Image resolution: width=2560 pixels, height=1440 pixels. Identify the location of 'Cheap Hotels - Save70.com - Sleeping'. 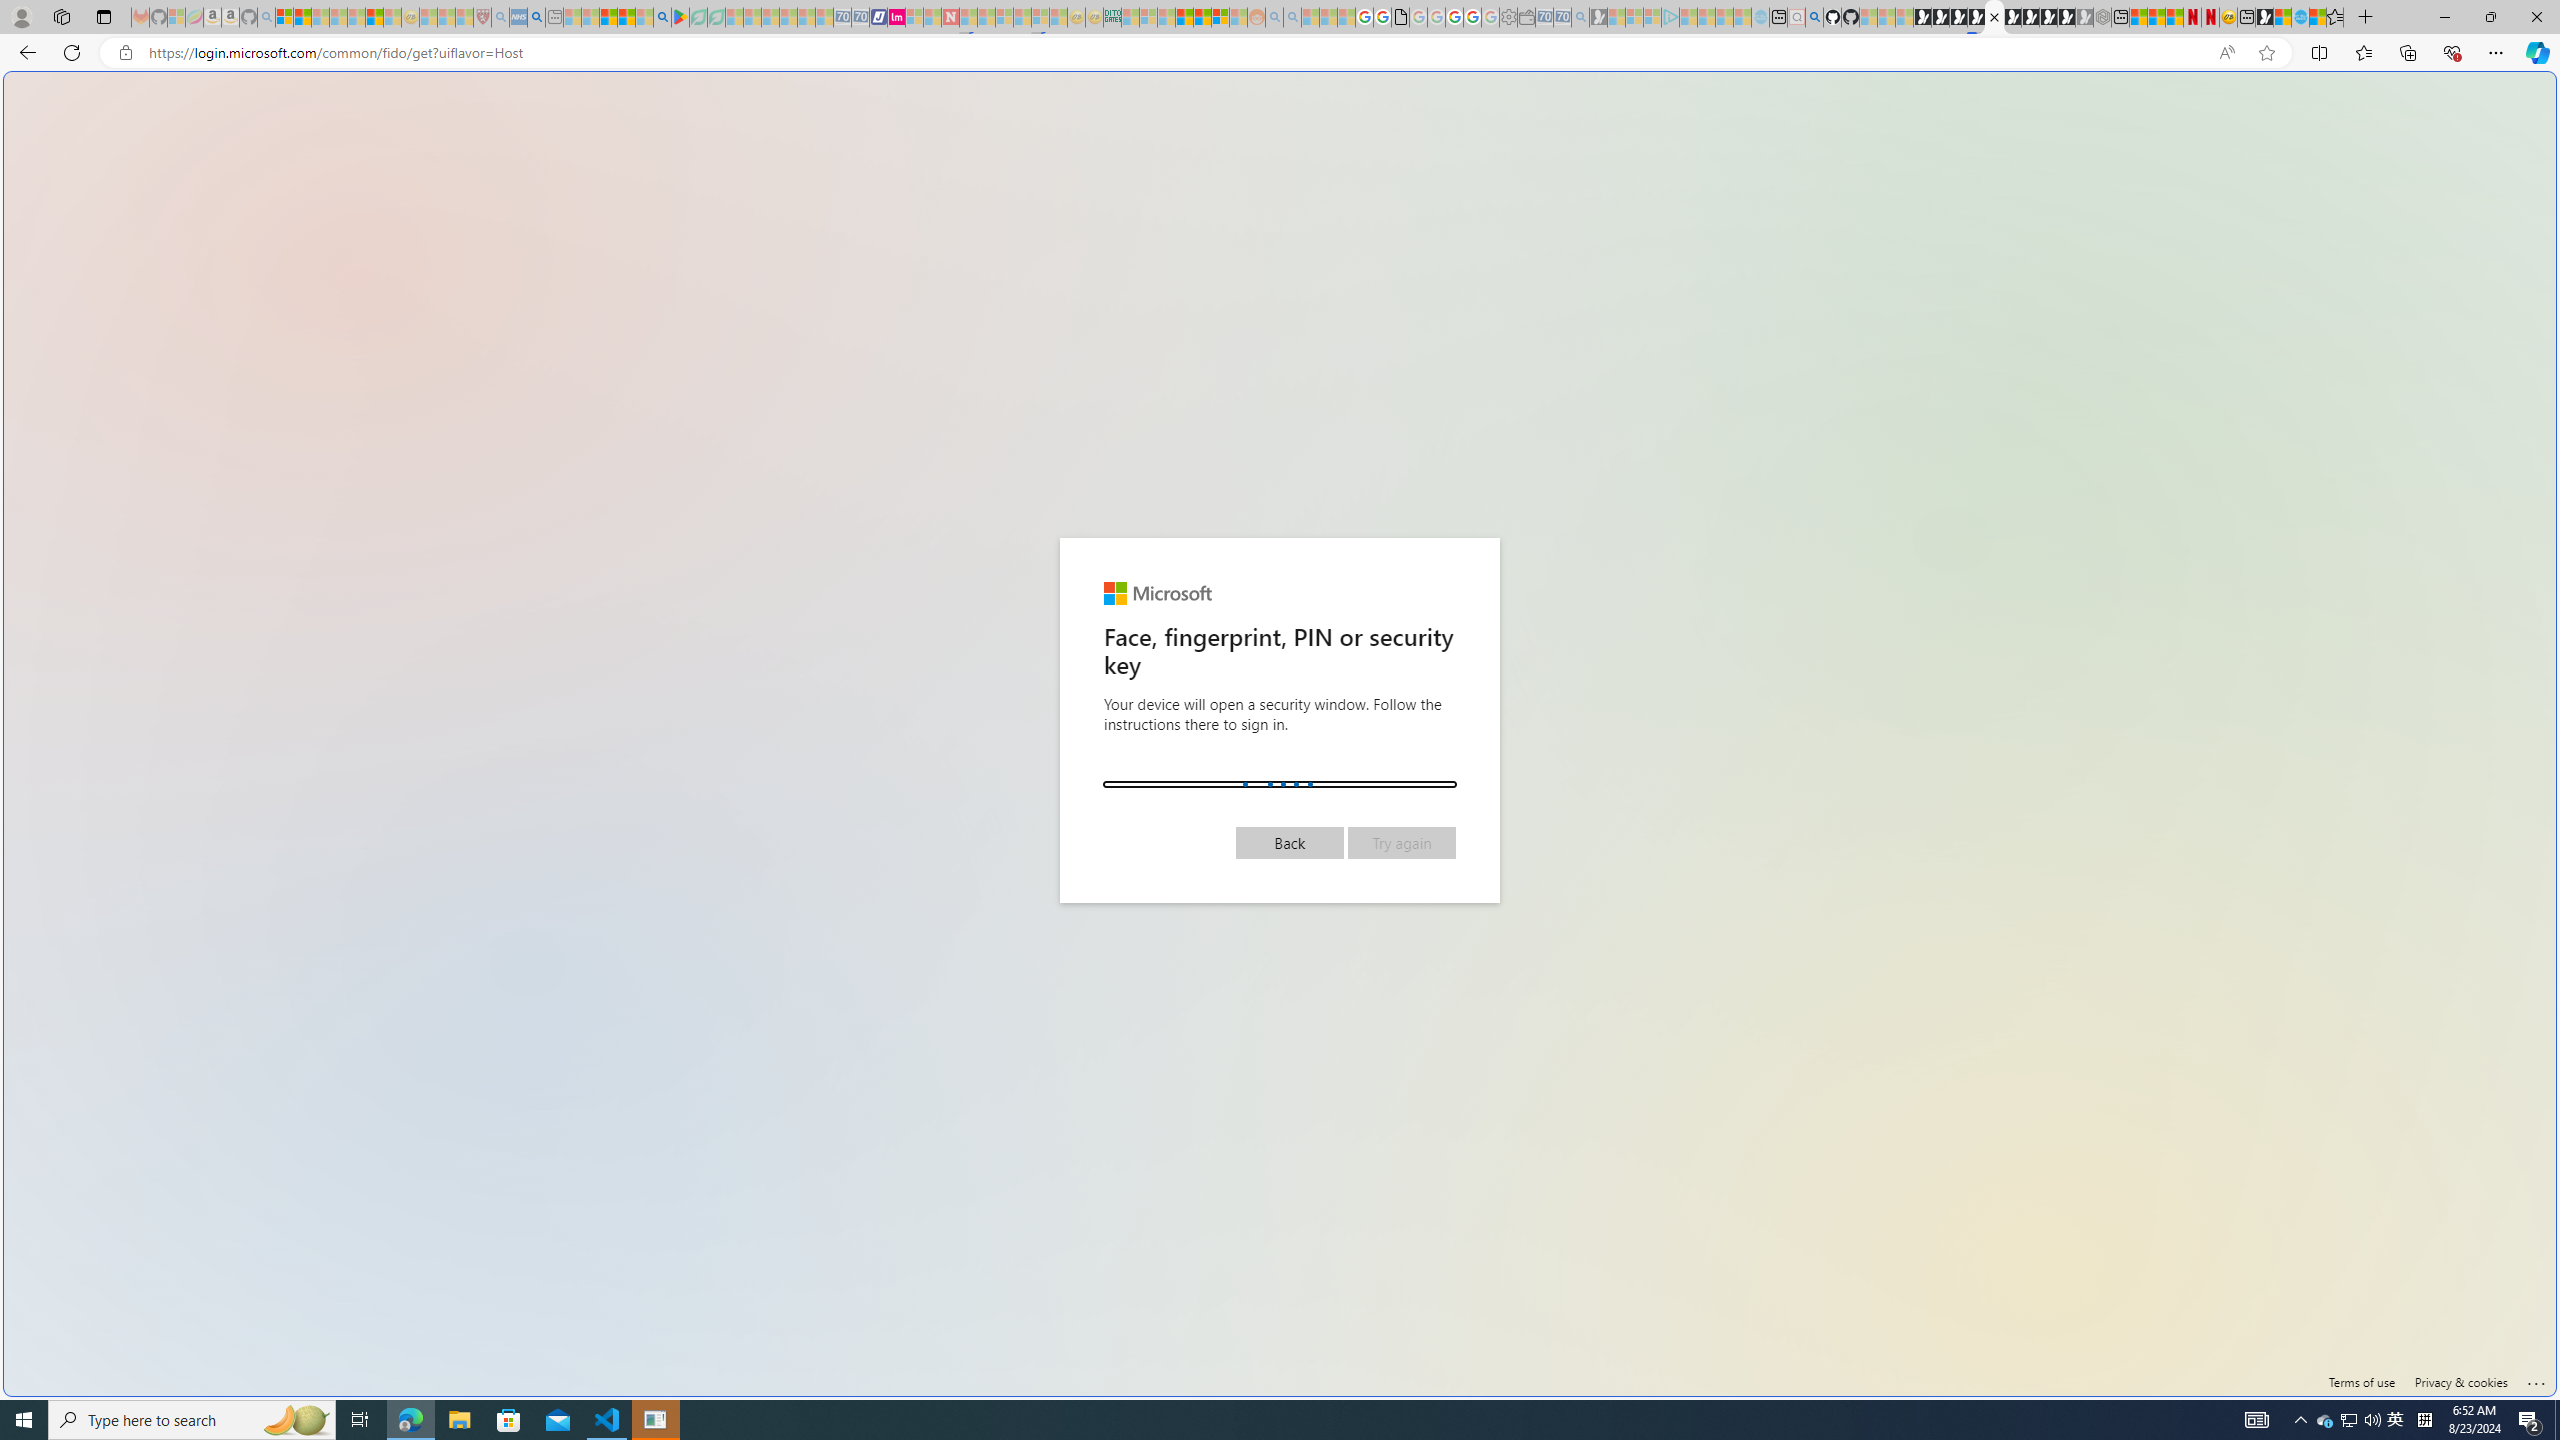
(860, 16).